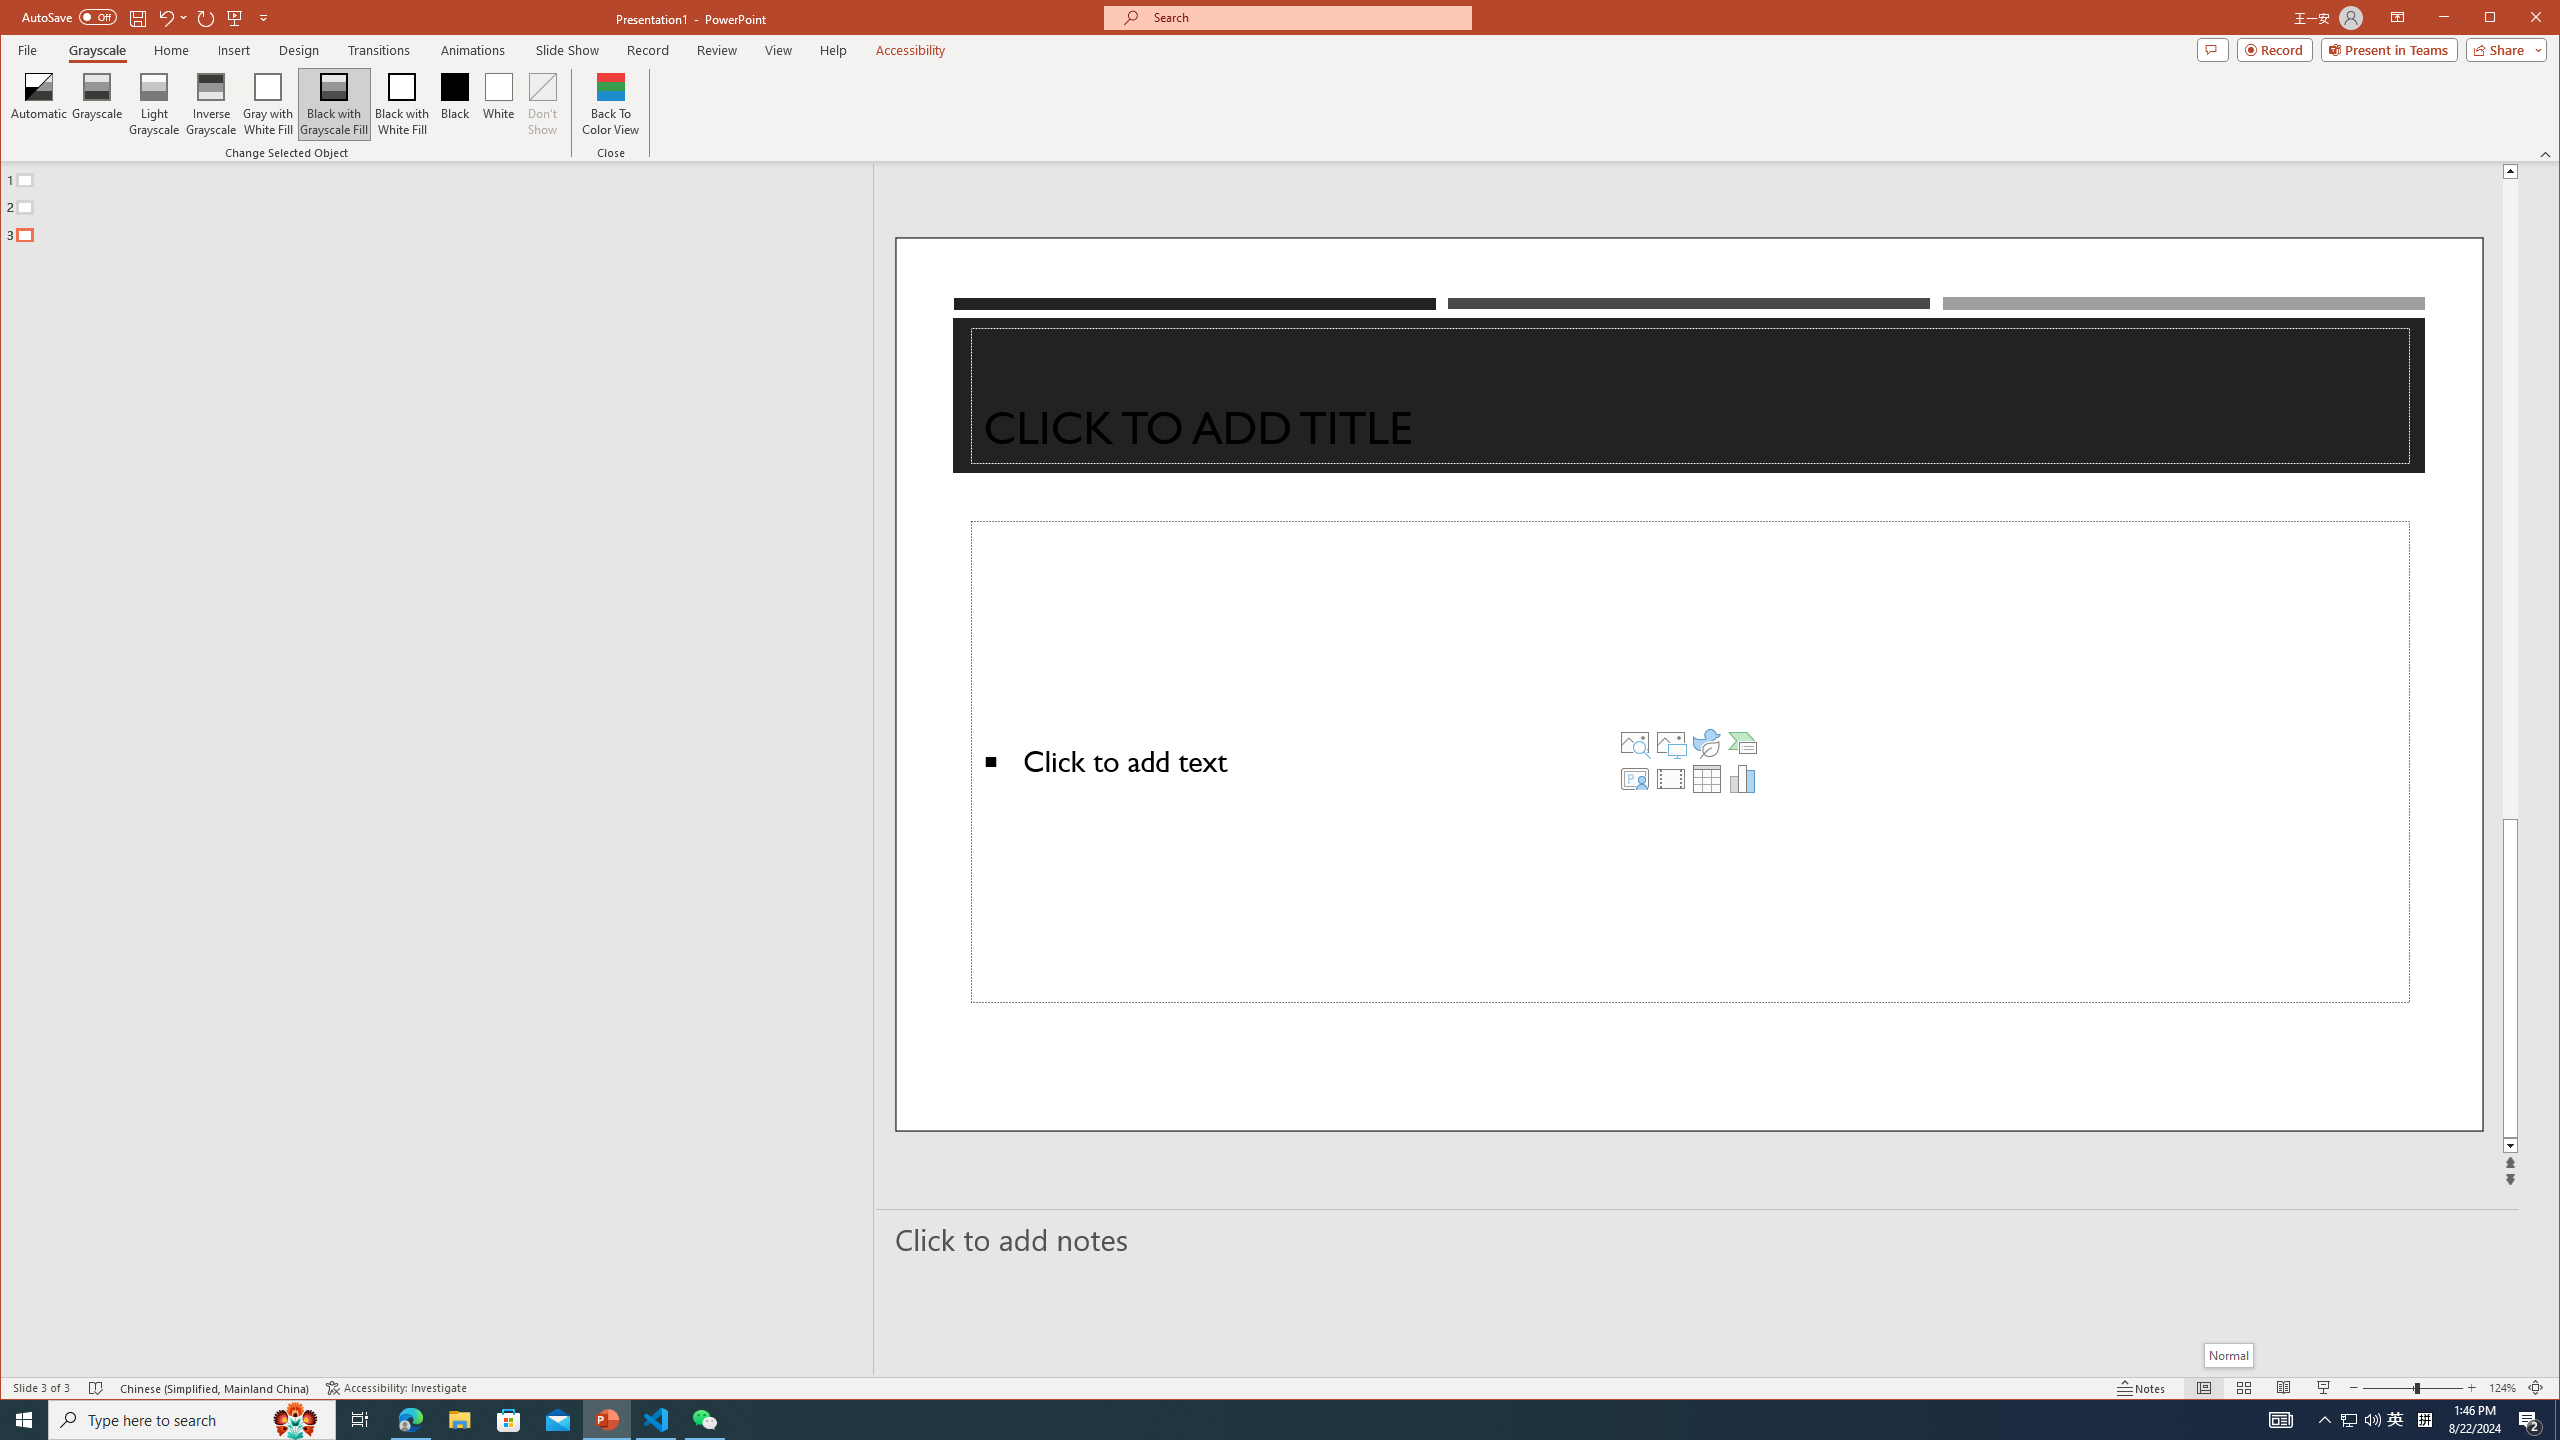  I want to click on 'Zoom 124%', so click(2502, 1387).